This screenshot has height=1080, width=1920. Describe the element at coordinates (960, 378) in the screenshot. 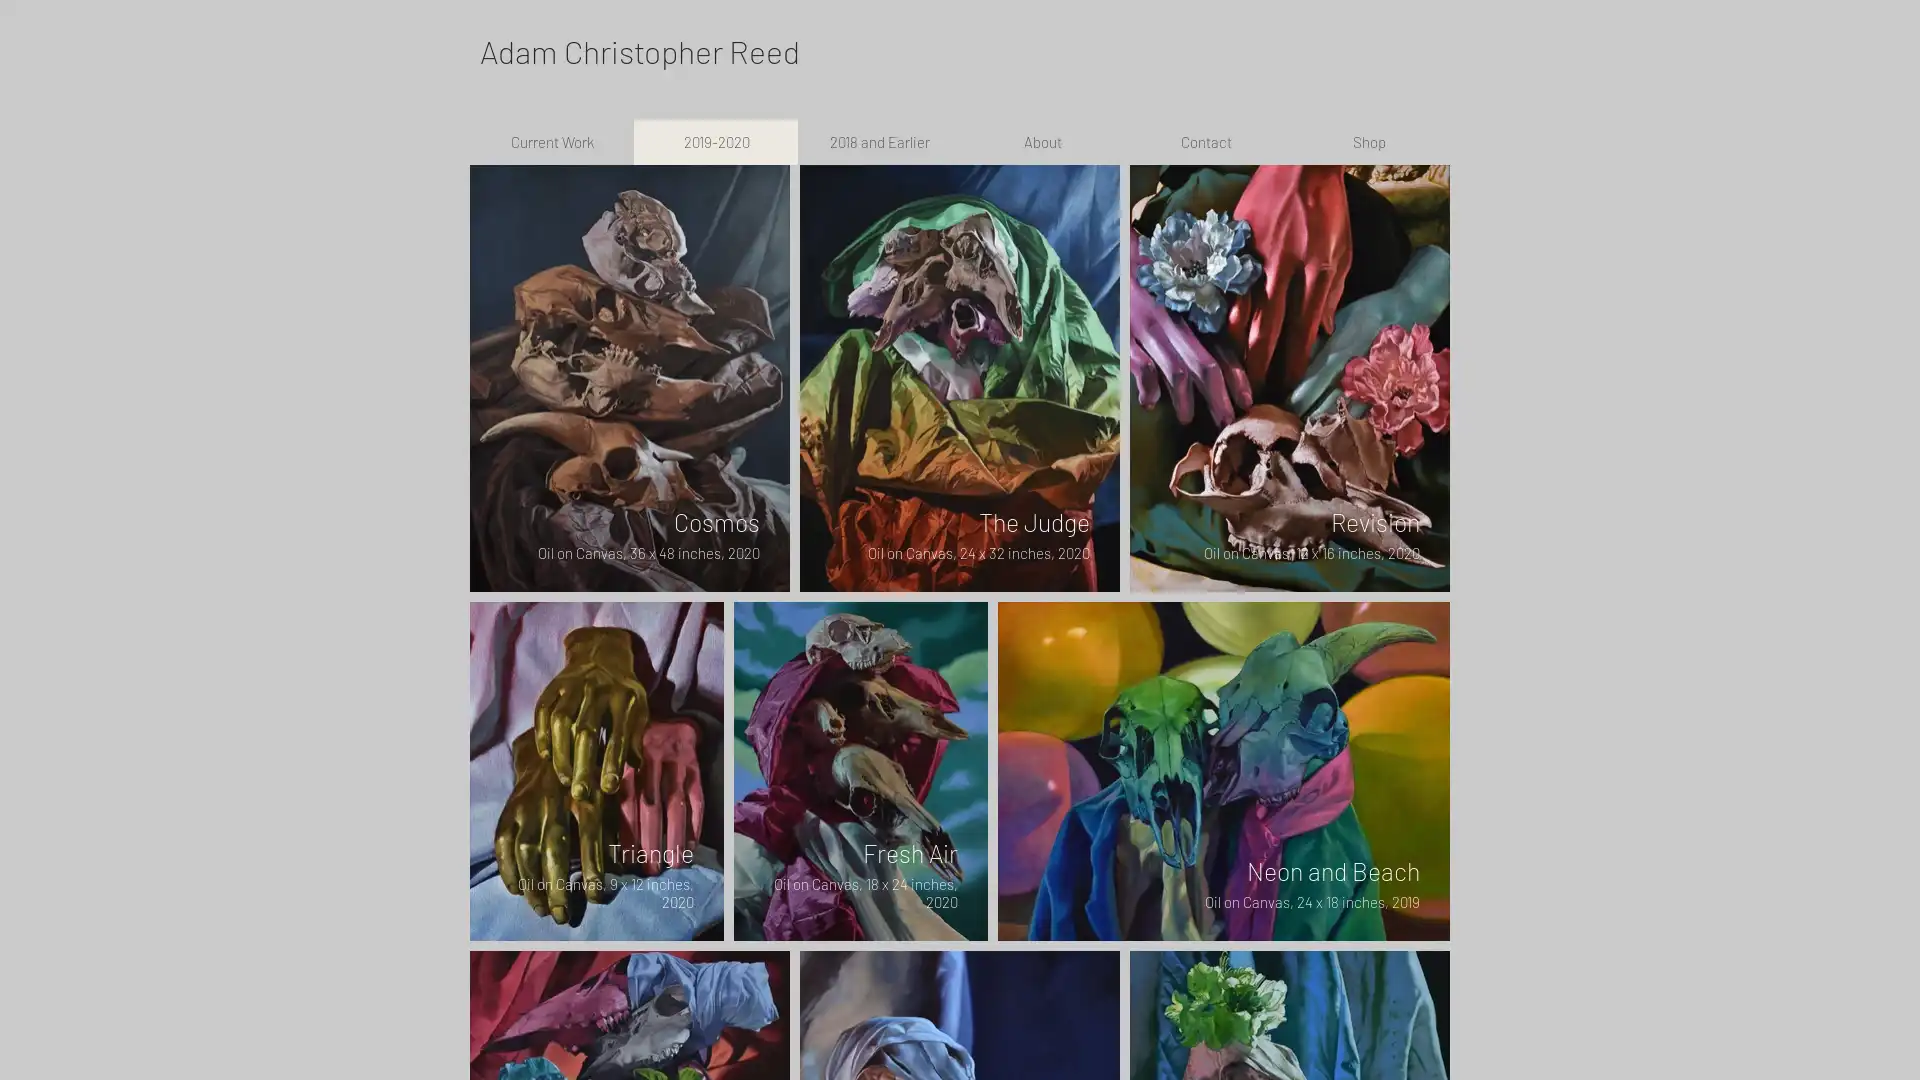

I see `The Judge` at that location.